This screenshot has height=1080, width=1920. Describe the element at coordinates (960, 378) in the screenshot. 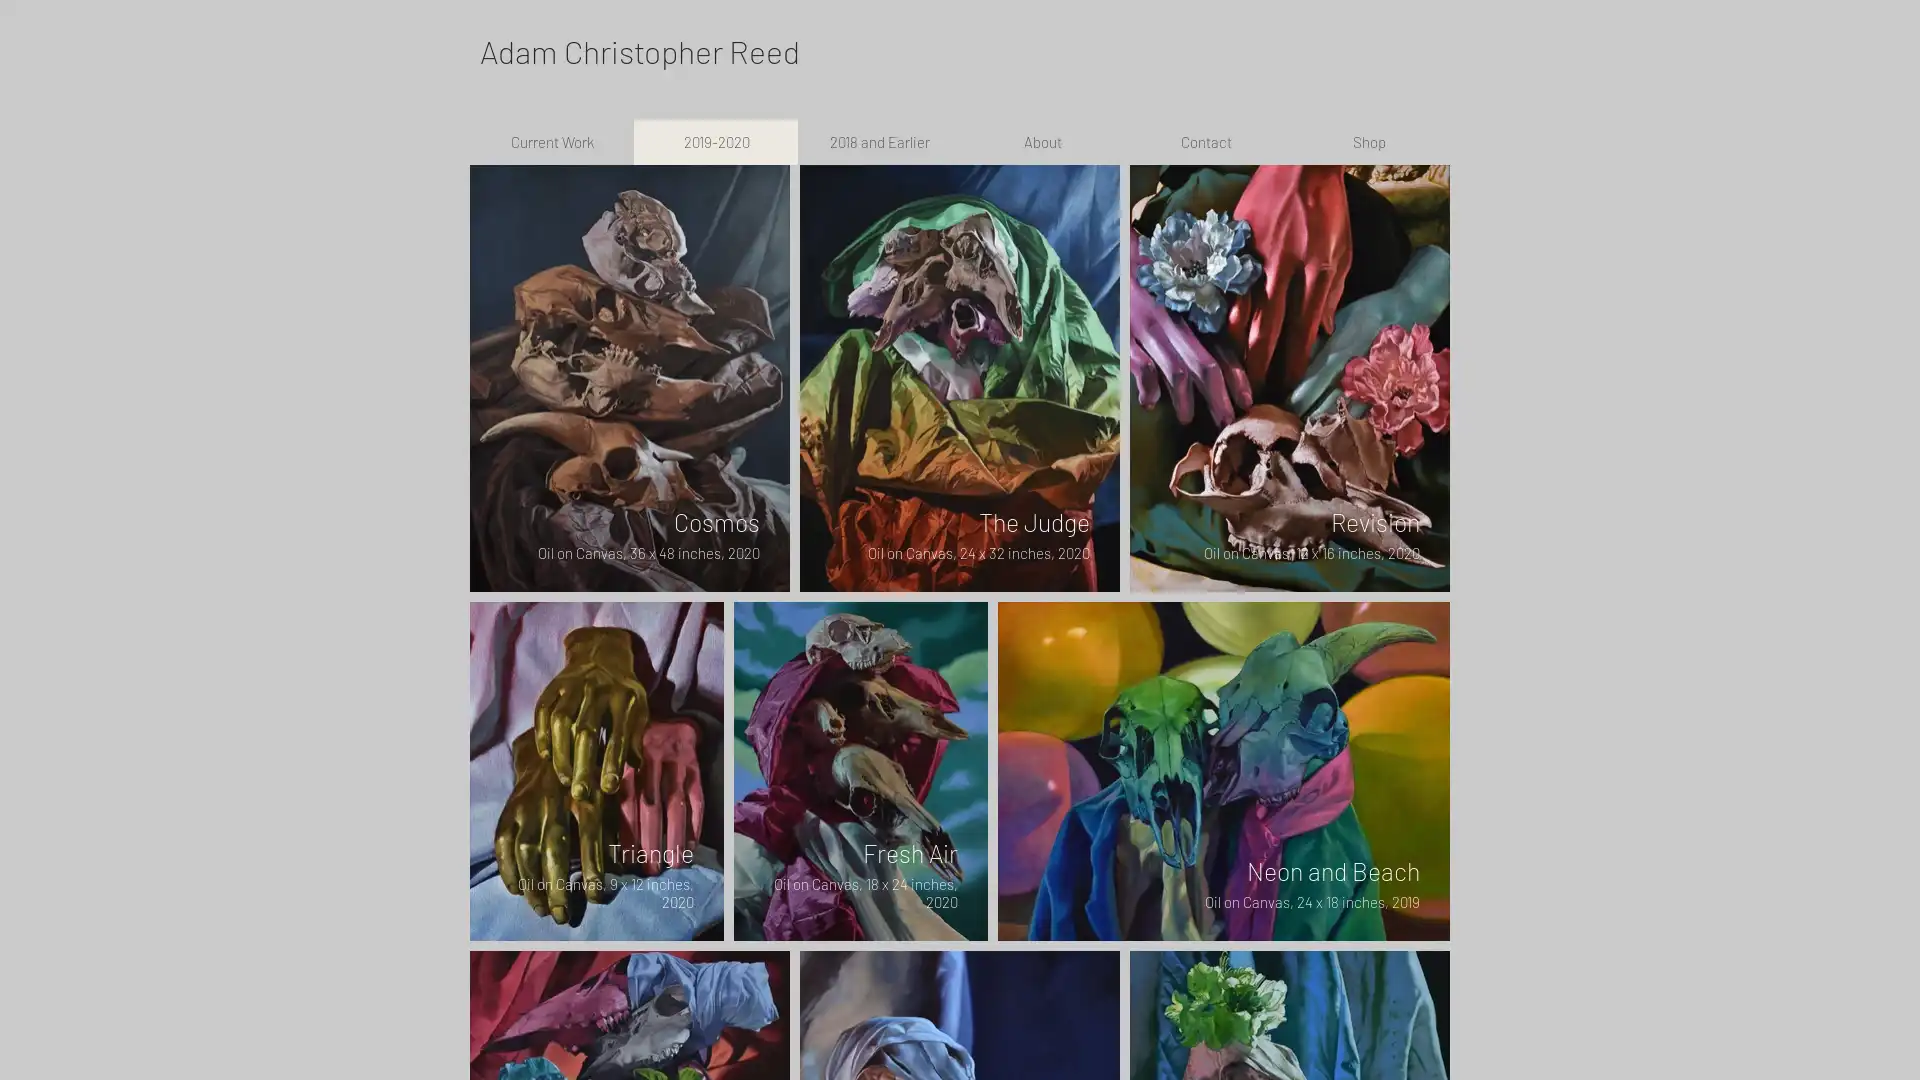

I see `The Judge` at that location.